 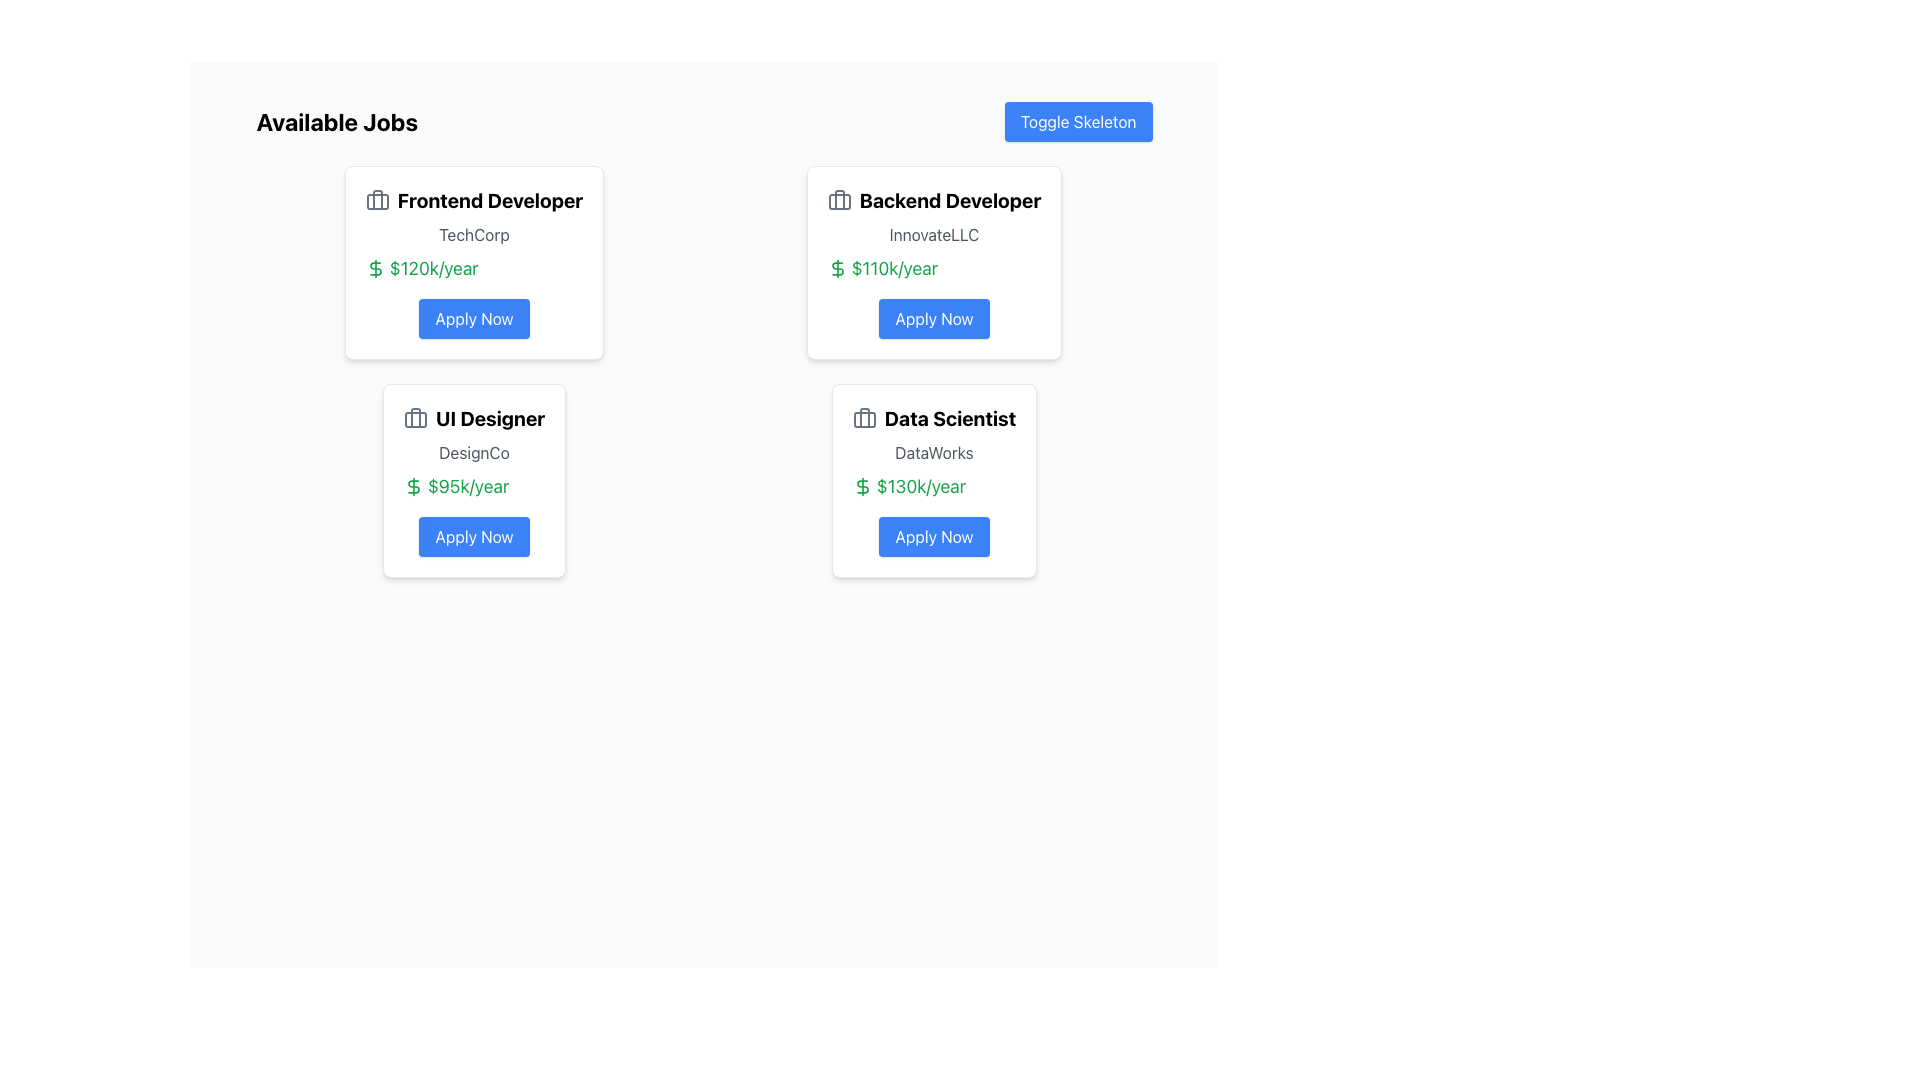 What do you see at coordinates (412, 486) in the screenshot?
I see `the dollar sign icon, which is rendered in SVG format with a green stroke, located slightly below the job title 'UI Designer' and above the 'Apply Now' button` at bounding box center [412, 486].